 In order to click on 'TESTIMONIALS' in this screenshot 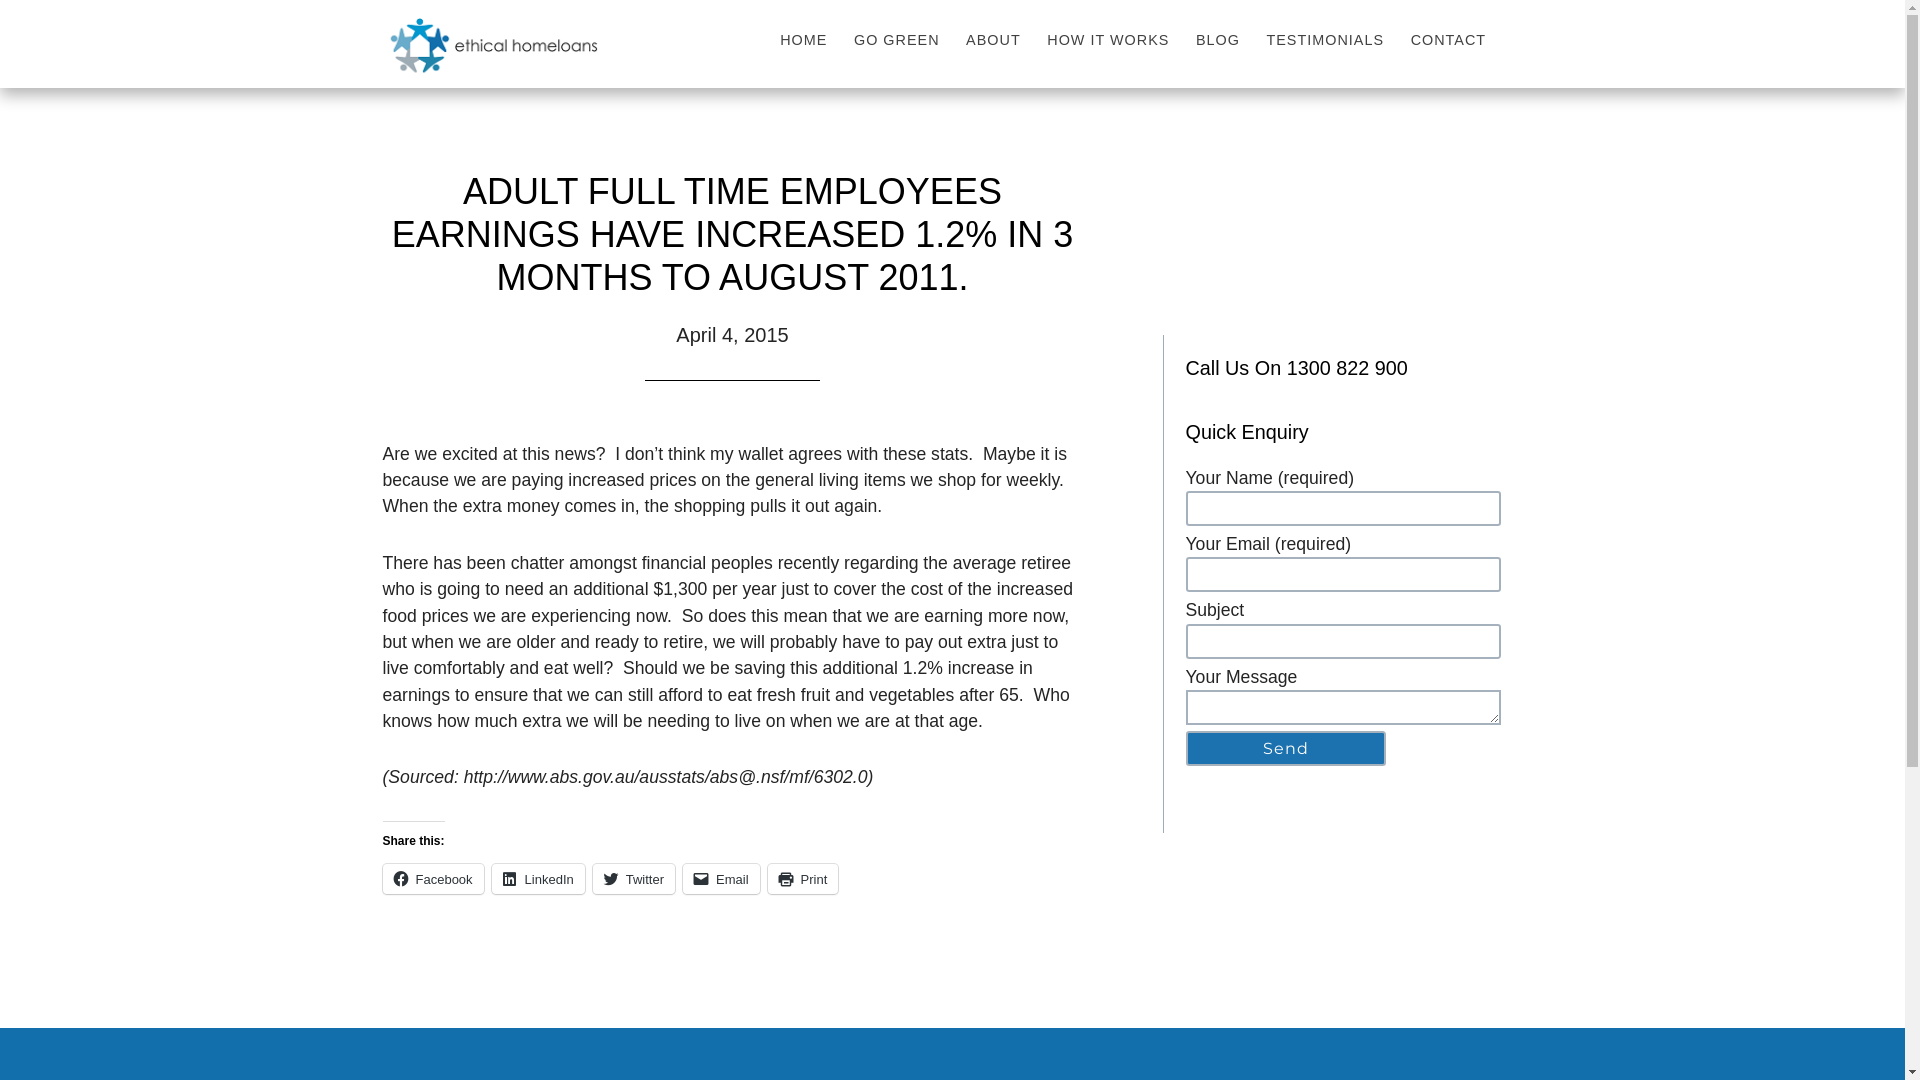, I will do `click(1328, 39)`.